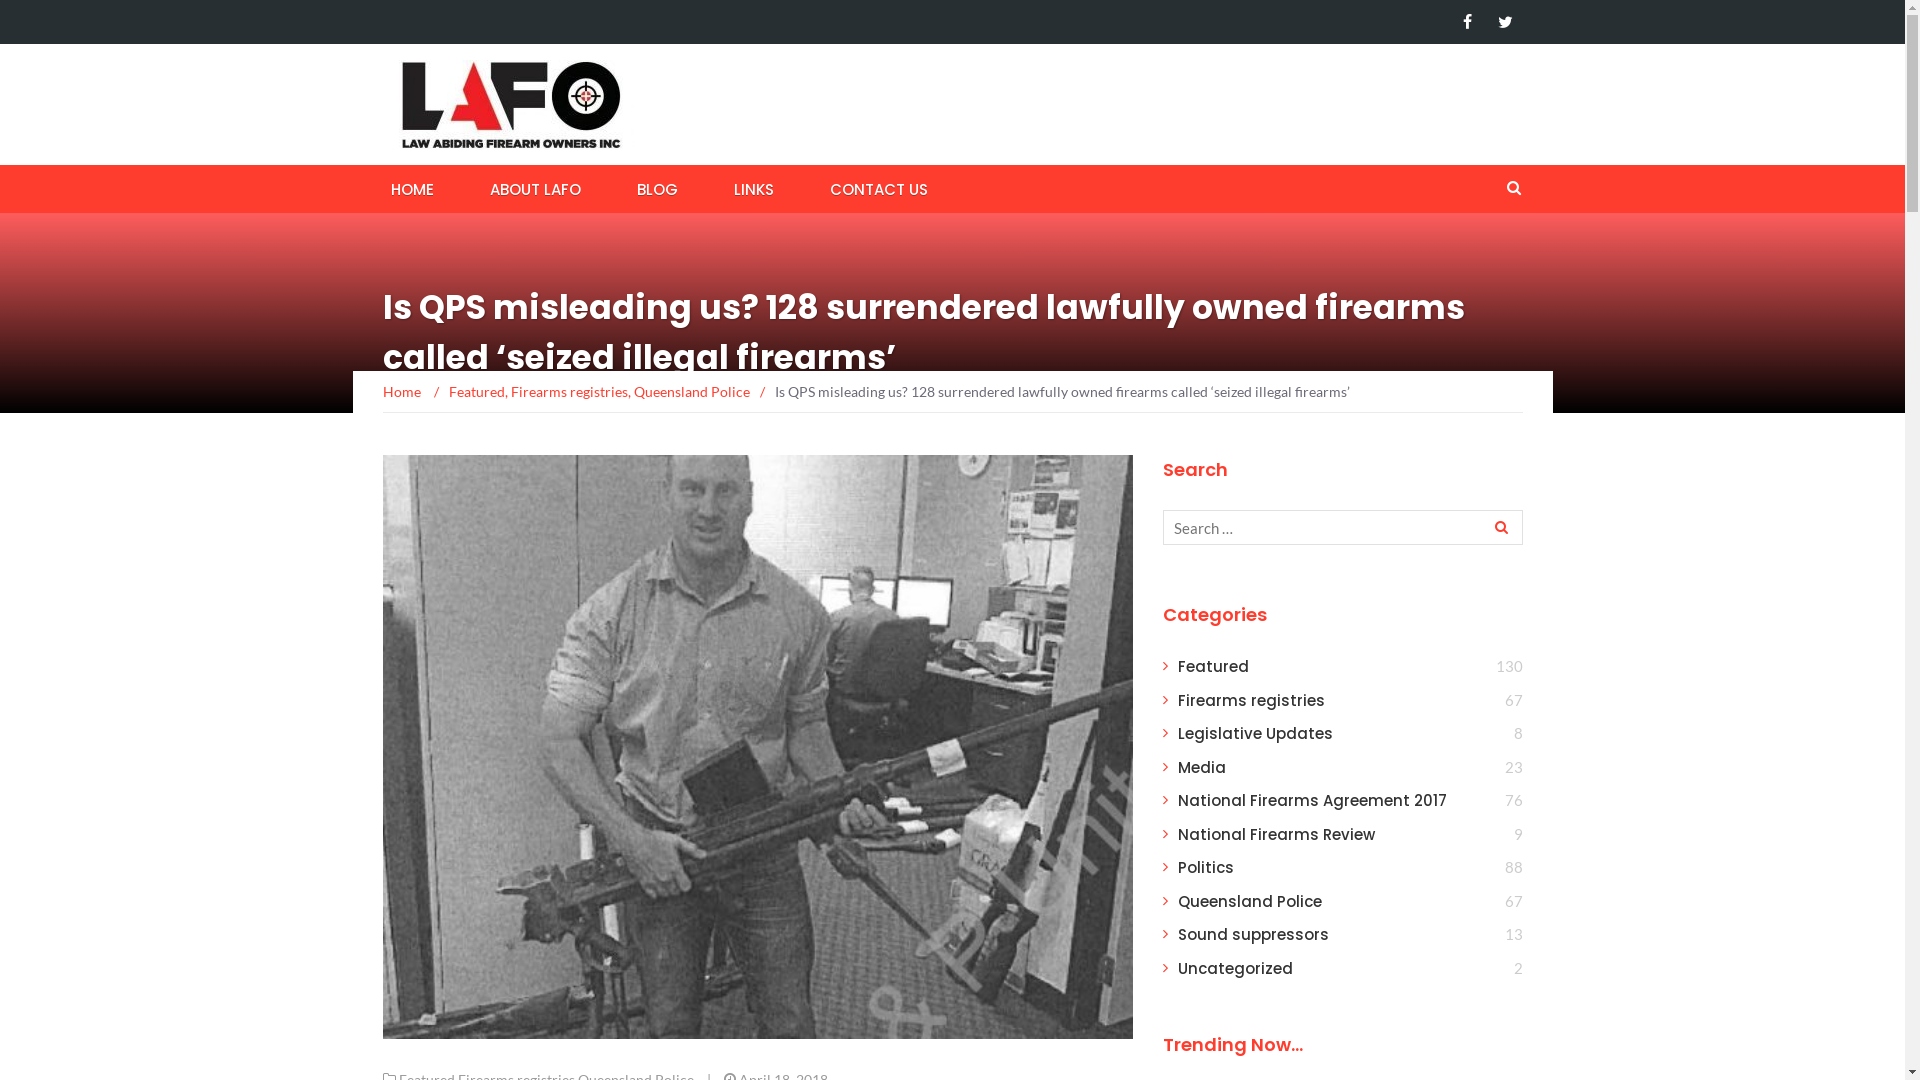  Describe the element at coordinates (382, 391) in the screenshot. I see `'Home'` at that location.